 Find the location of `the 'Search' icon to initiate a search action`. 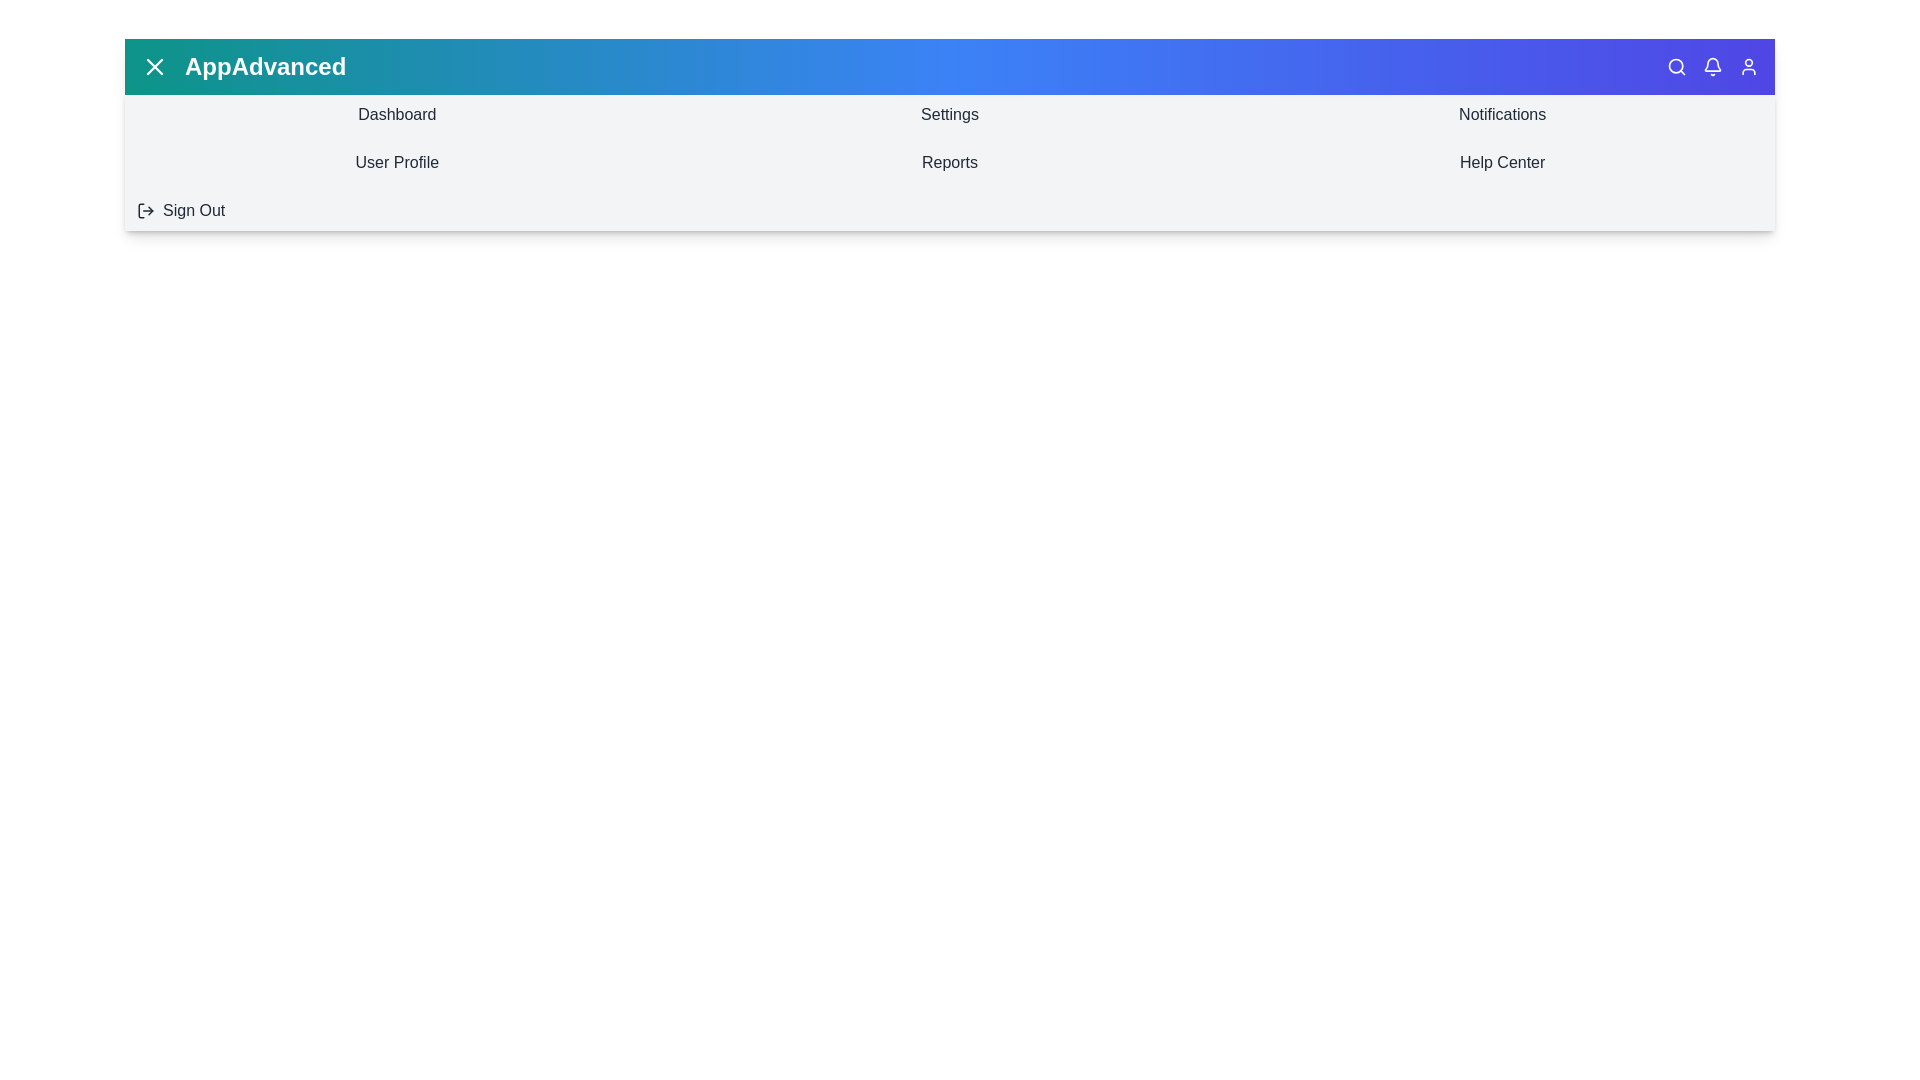

the 'Search' icon to initiate a search action is located at coordinates (1676, 65).